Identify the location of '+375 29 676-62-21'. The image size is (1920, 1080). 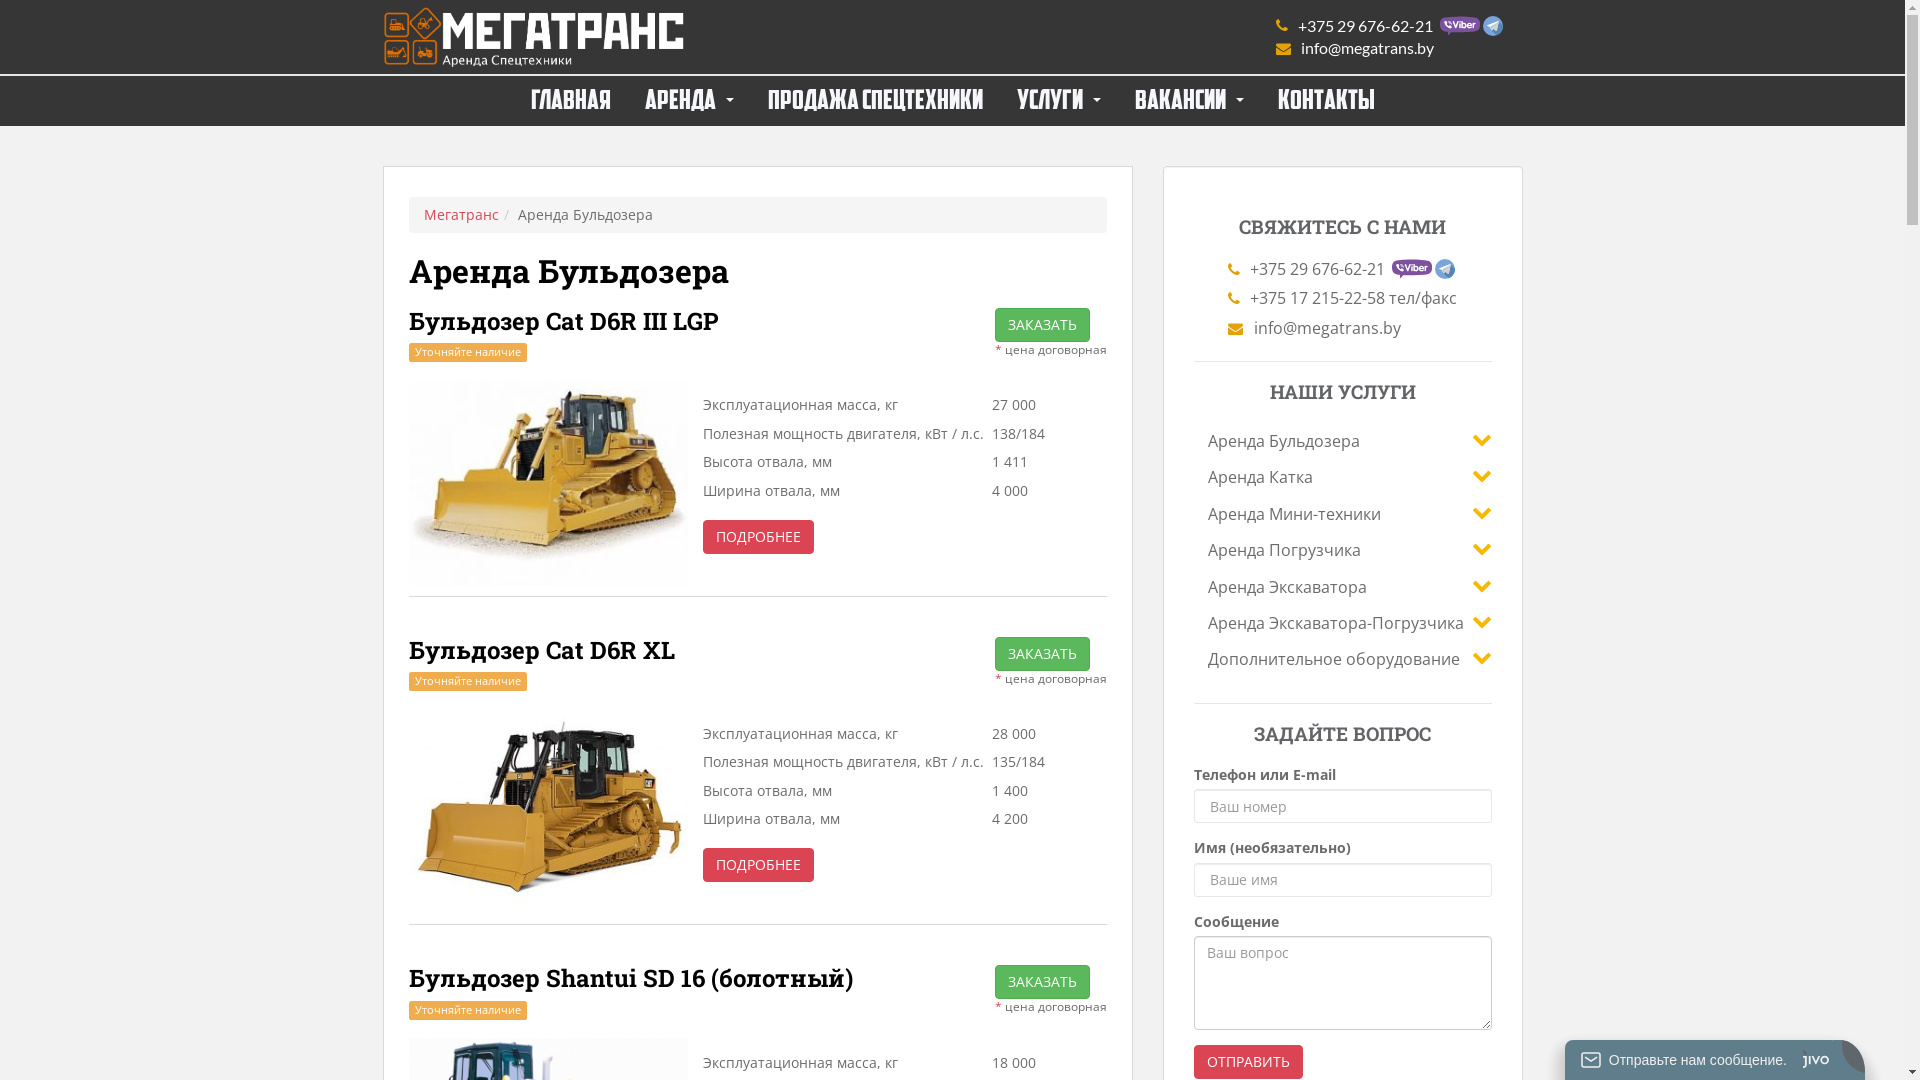
(1388, 26).